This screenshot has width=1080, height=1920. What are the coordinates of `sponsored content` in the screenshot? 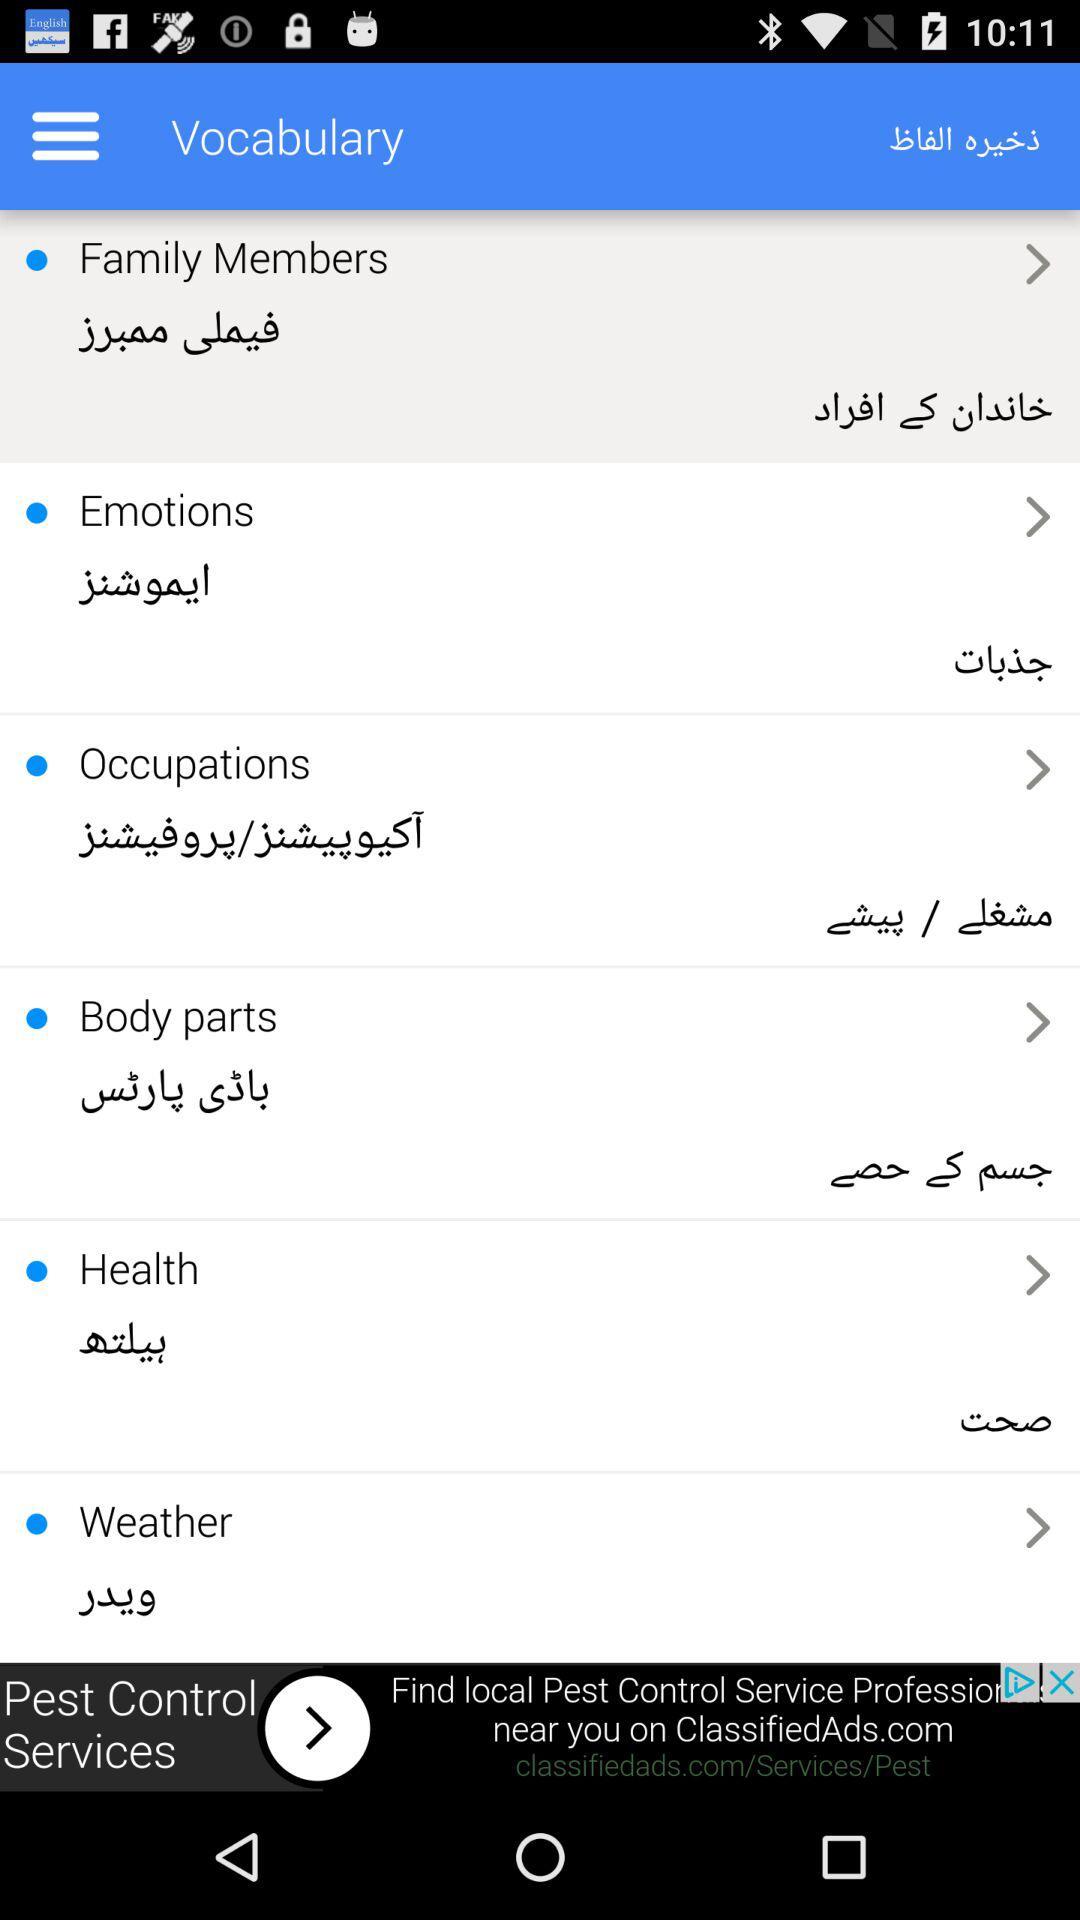 It's located at (540, 1727).